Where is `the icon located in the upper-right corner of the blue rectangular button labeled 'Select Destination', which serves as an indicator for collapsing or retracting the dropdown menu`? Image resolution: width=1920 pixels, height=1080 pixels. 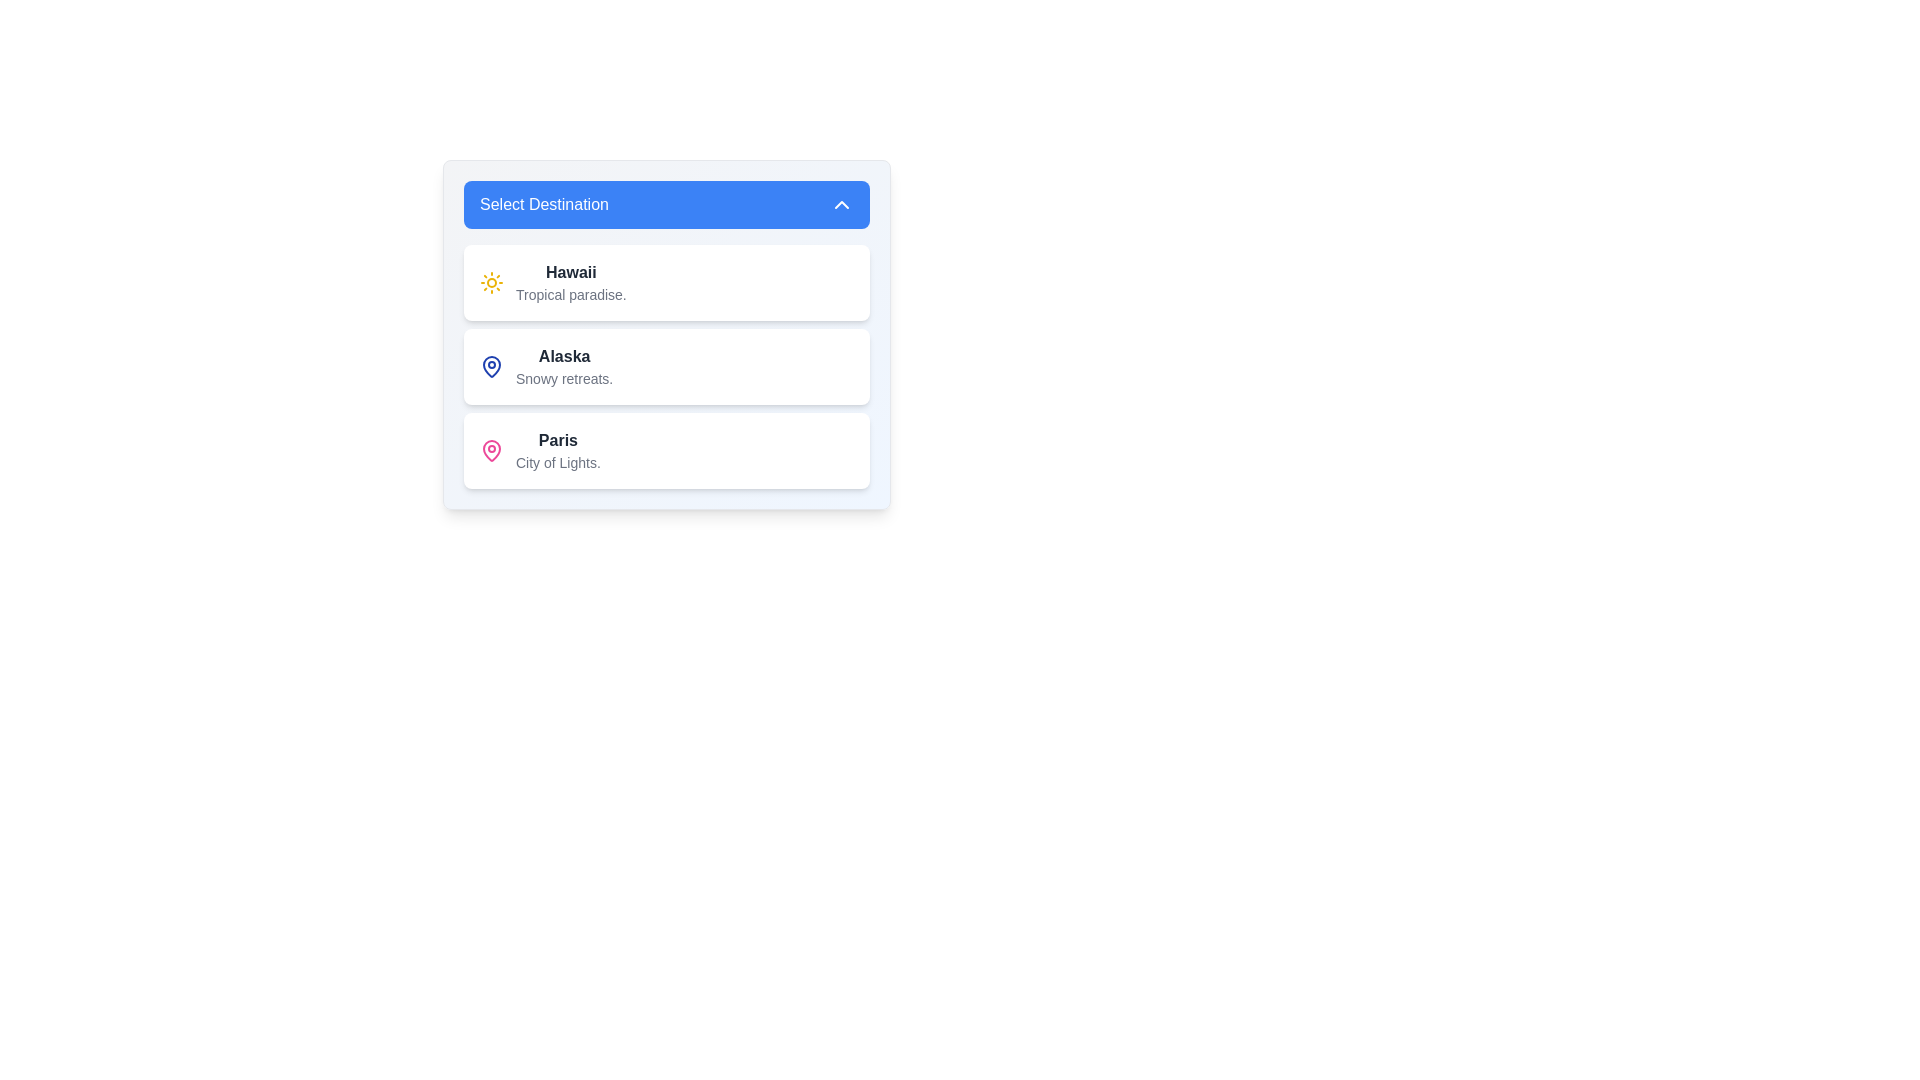 the icon located in the upper-right corner of the blue rectangular button labeled 'Select Destination', which serves as an indicator for collapsing or retracting the dropdown menu is located at coordinates (841, 204).